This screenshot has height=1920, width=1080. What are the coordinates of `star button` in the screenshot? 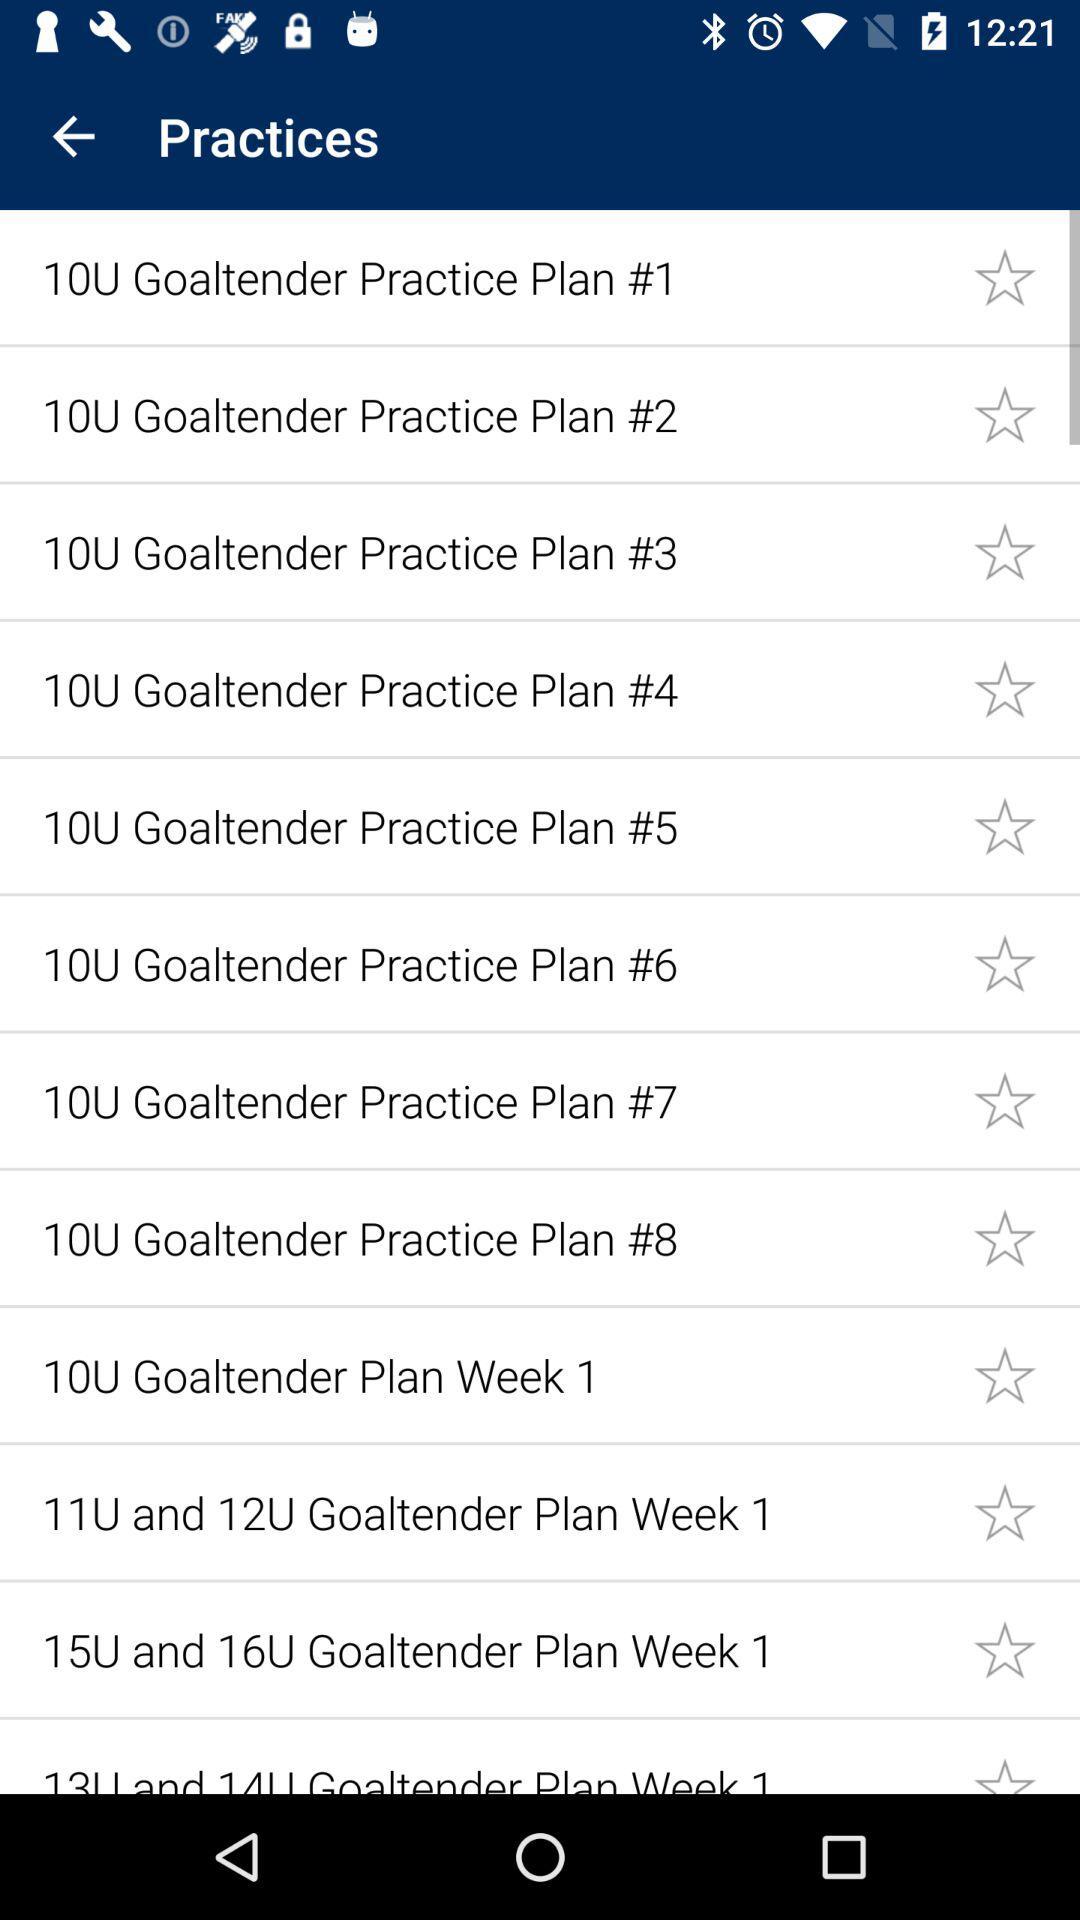 It's located at (1026, 551).